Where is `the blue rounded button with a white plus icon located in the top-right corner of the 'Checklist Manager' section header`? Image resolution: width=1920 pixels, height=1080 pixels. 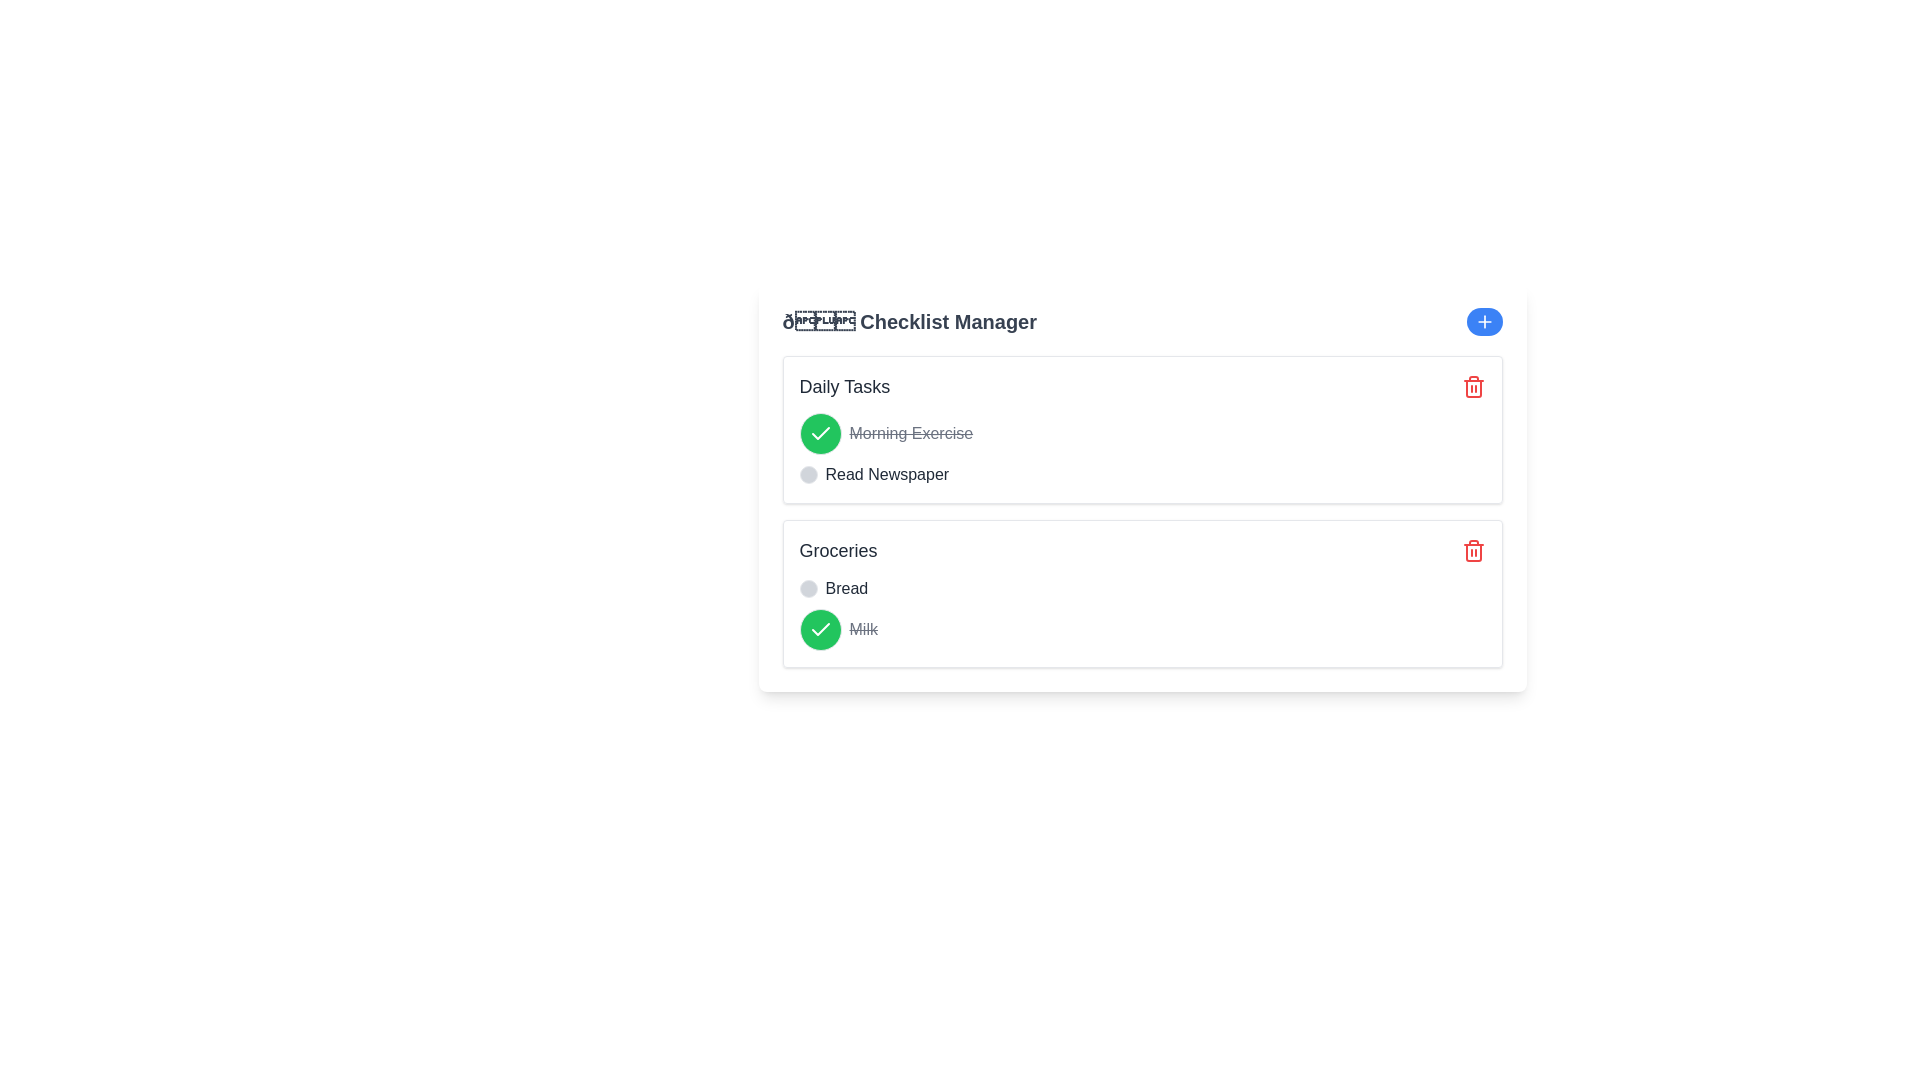
the blue rounded button with a white plus icon located in the top-right corner of the 'Checklist Manager' section header is located at coordinates (1484, 320).